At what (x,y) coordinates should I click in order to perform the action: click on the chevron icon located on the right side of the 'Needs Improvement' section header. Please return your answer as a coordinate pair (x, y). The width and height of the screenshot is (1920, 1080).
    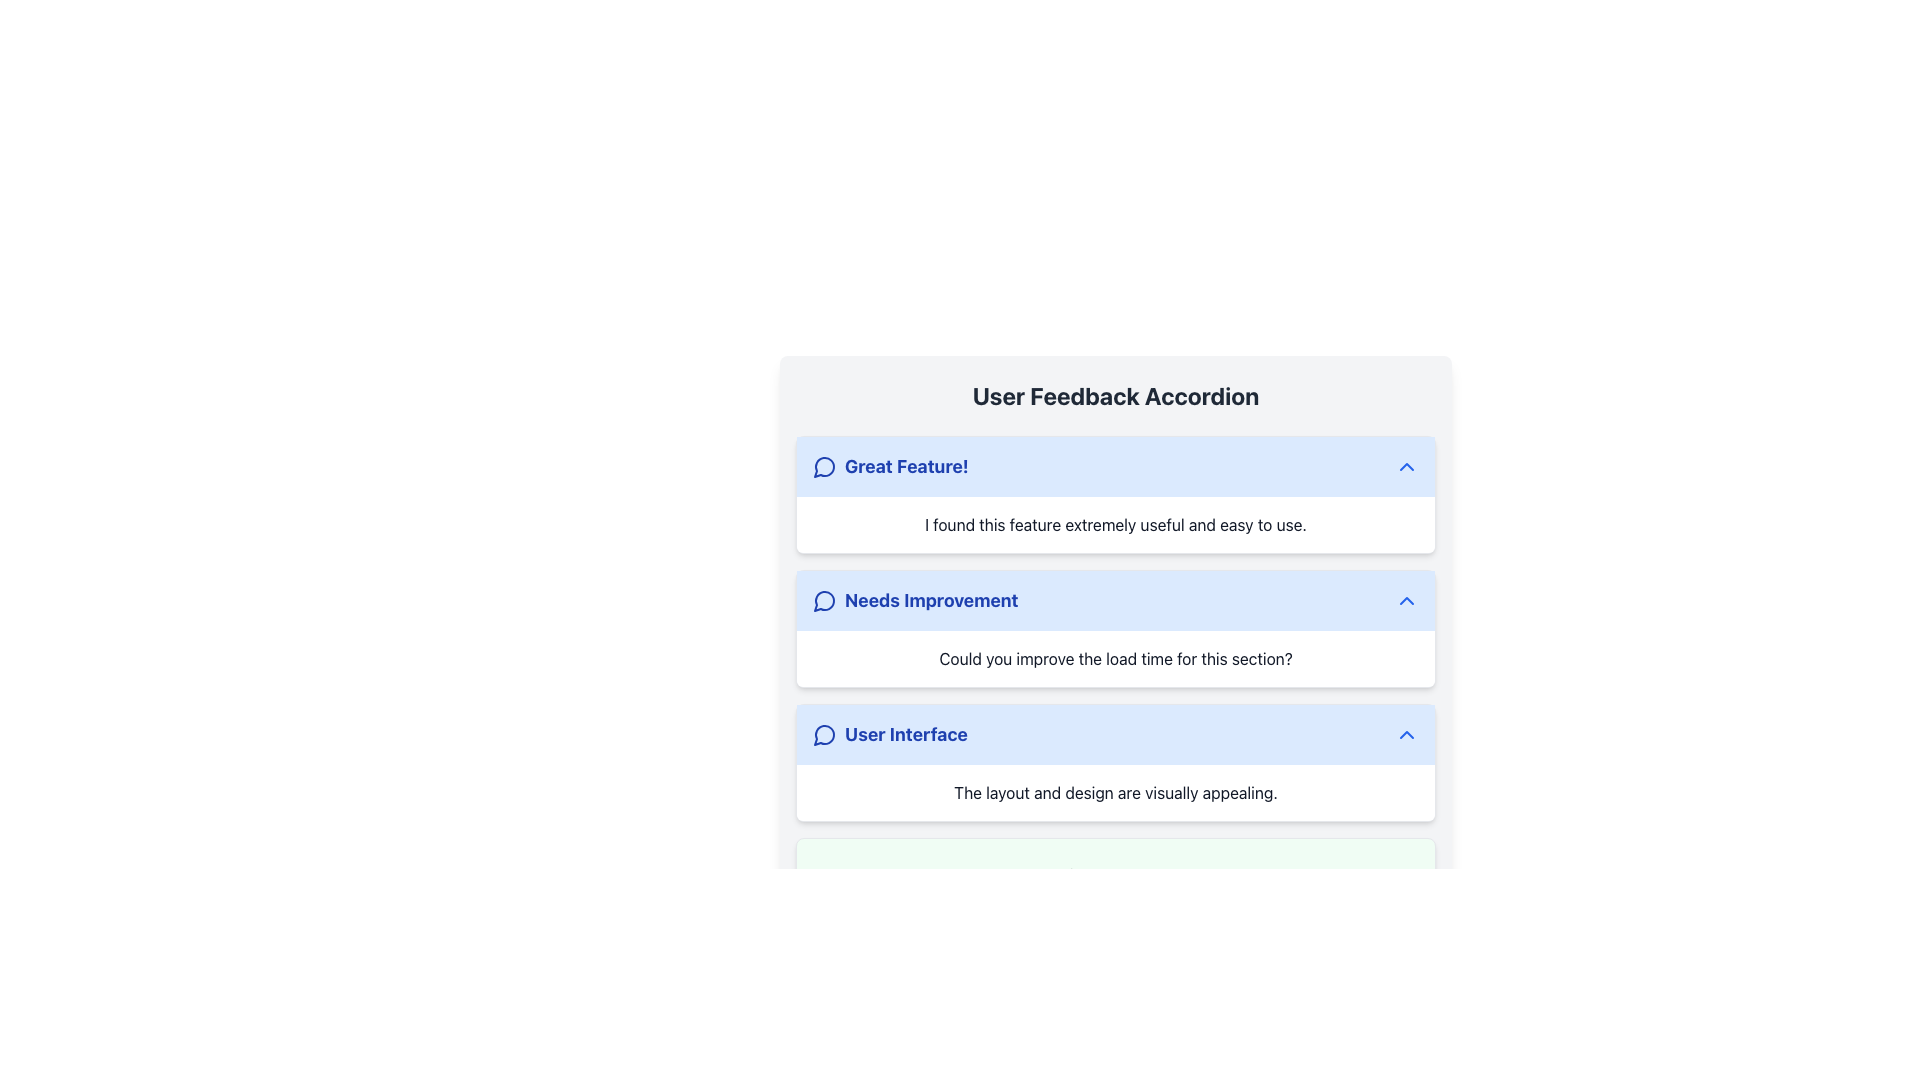
    Looking at the image, I should click on (1405, 600).